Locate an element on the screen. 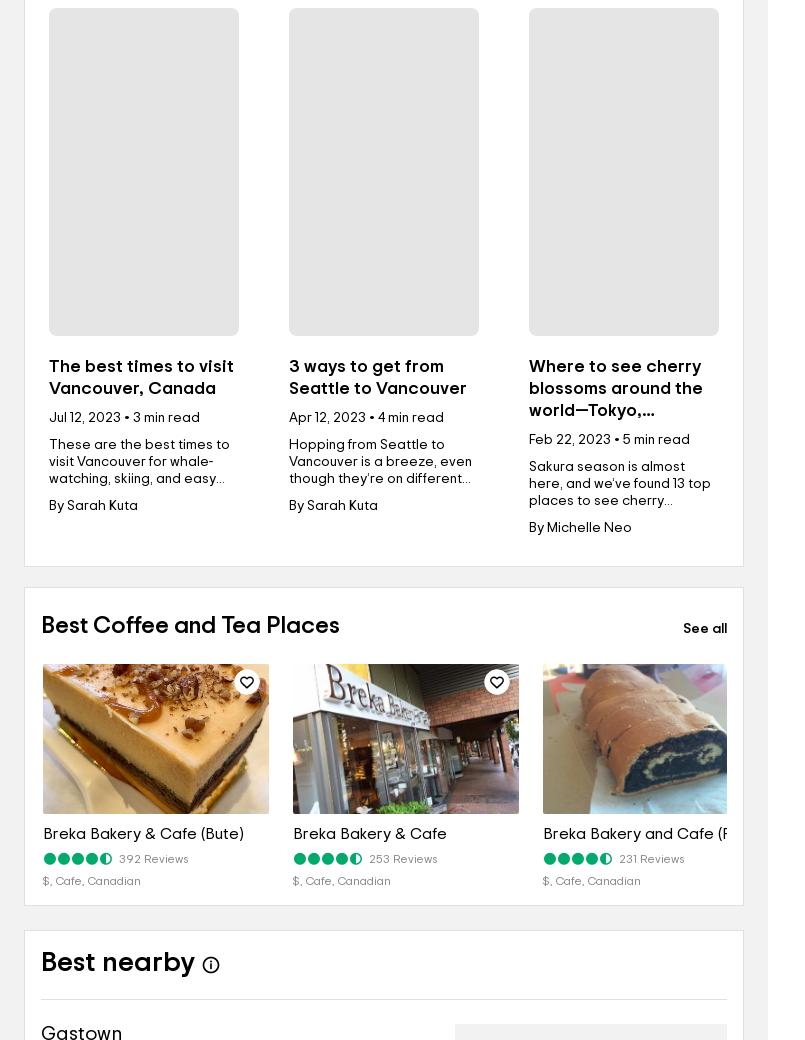  'Hopping from Seattle to Vancouver is a breeze, even though they’re on different sides of the U.S.-Canada border.' is located at coordinates (380, 479).